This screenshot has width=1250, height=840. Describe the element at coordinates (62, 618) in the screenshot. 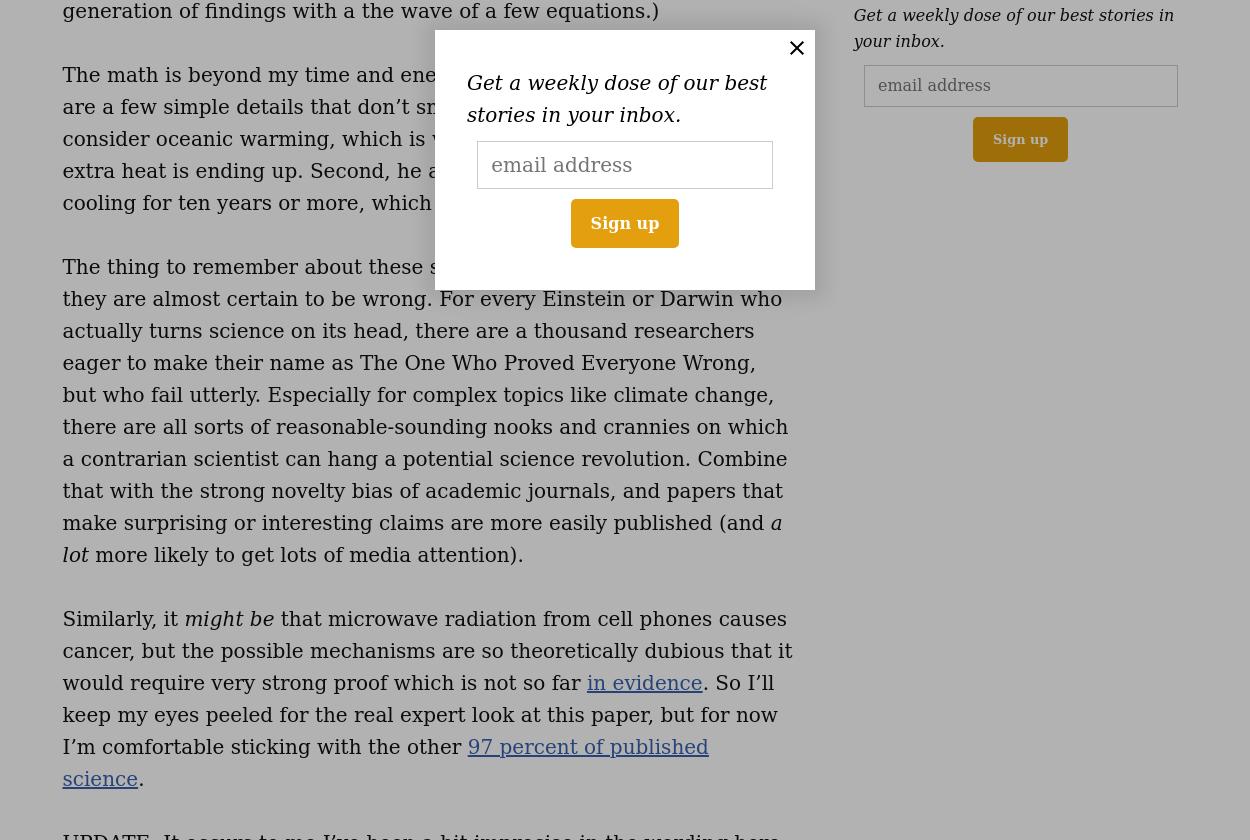

I see `'Similarly, it'` at that location.